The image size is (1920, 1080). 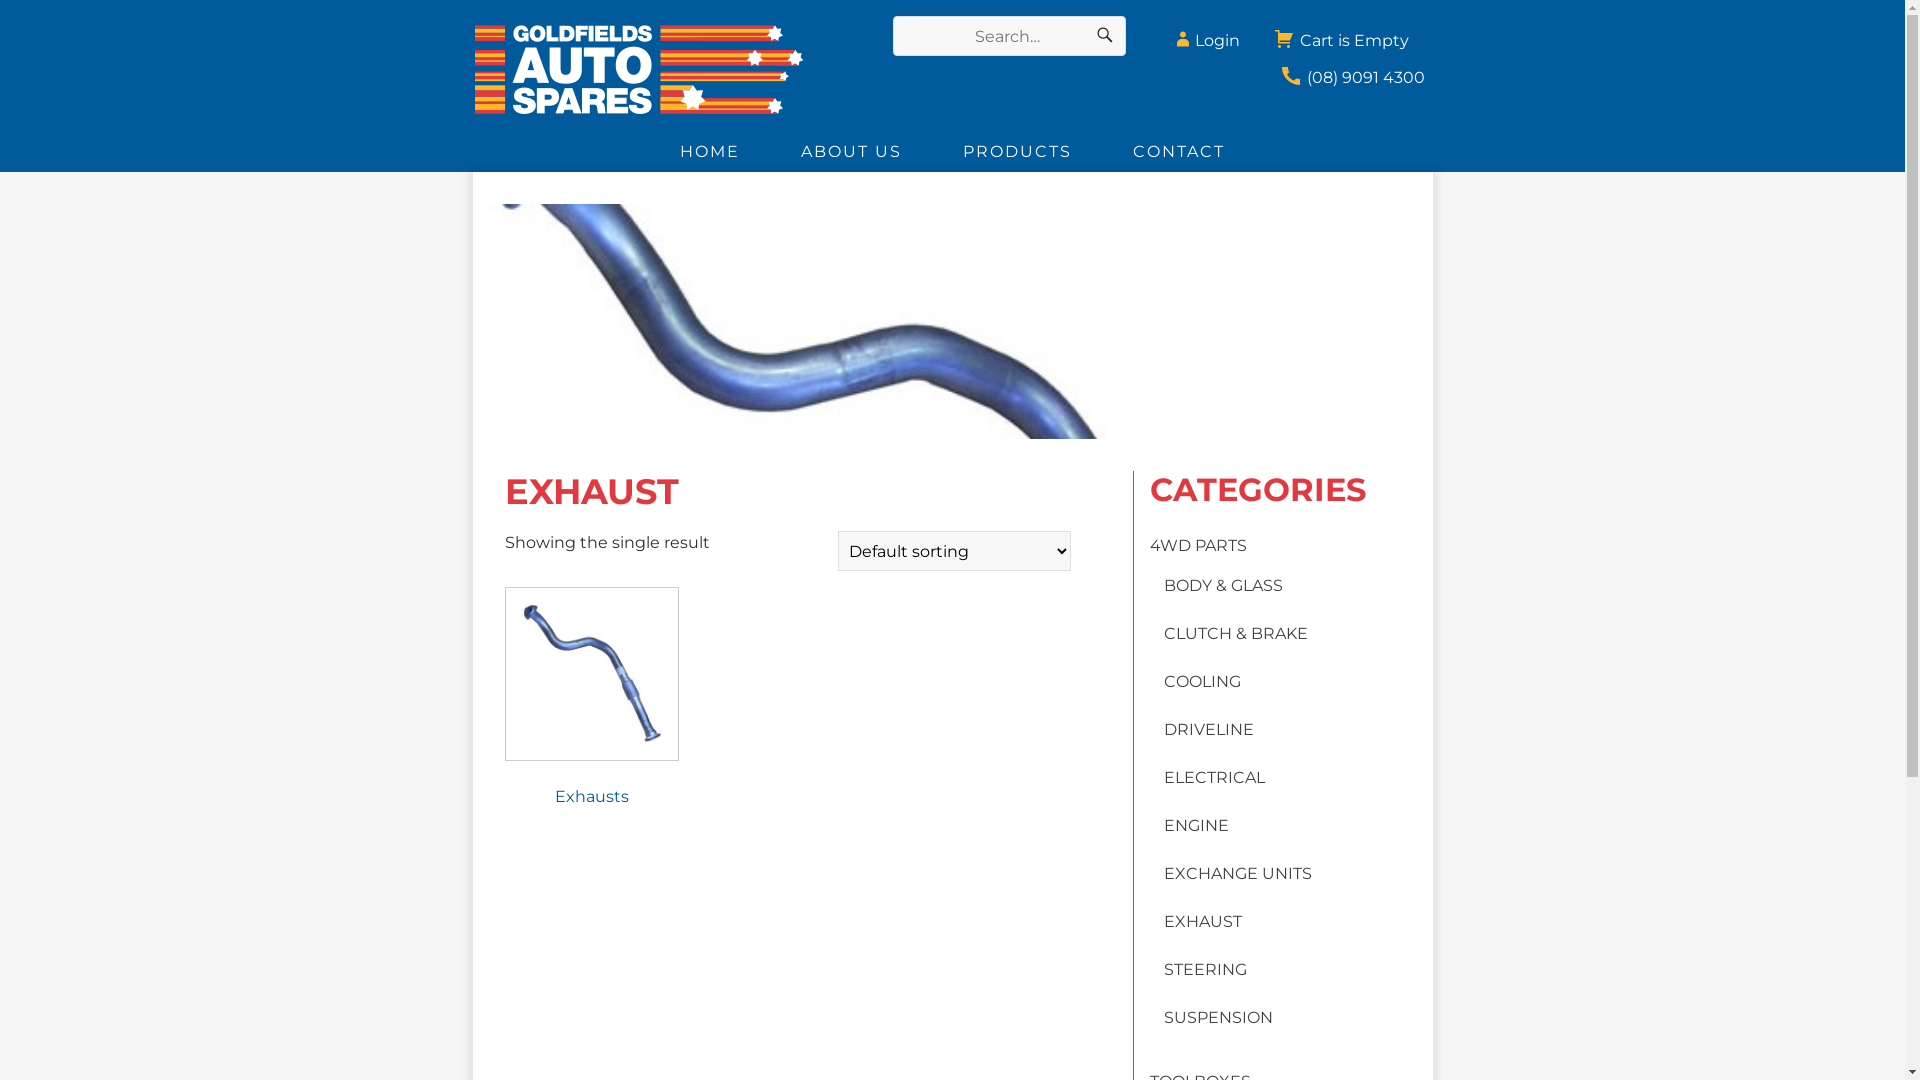 What do you see at coordinates (1103, 35) in the screenshot?
I see `'Search'` at bounding box center [1103, 35].